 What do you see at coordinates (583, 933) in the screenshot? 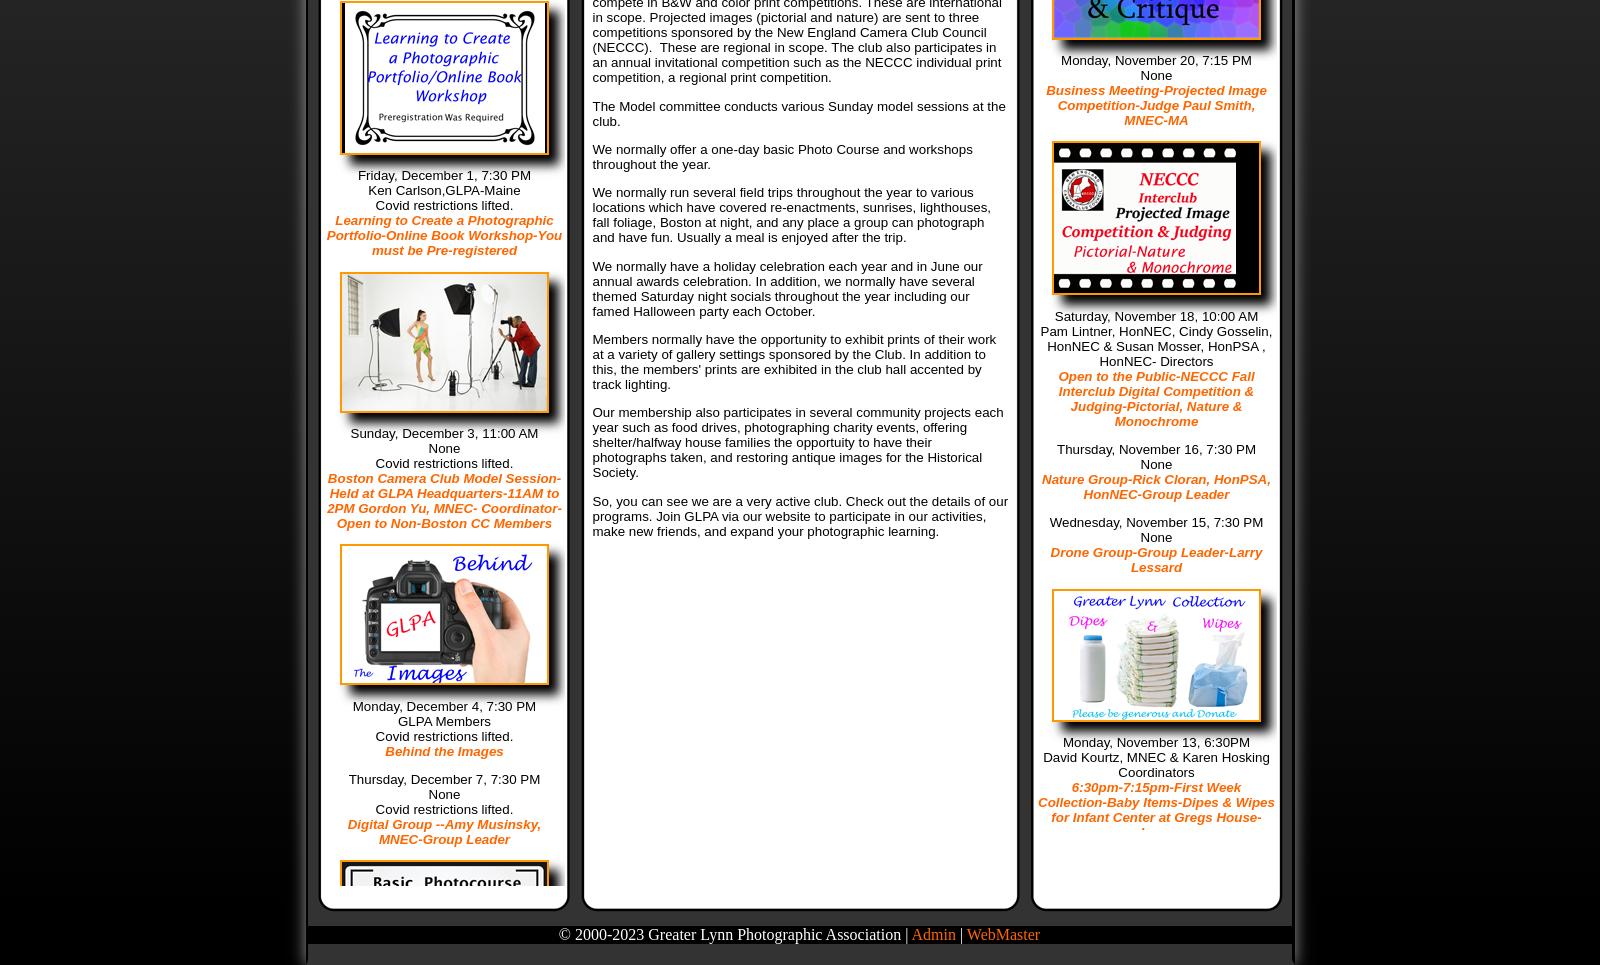
I see `'© 2000-'` at bounding box center [583, 933].